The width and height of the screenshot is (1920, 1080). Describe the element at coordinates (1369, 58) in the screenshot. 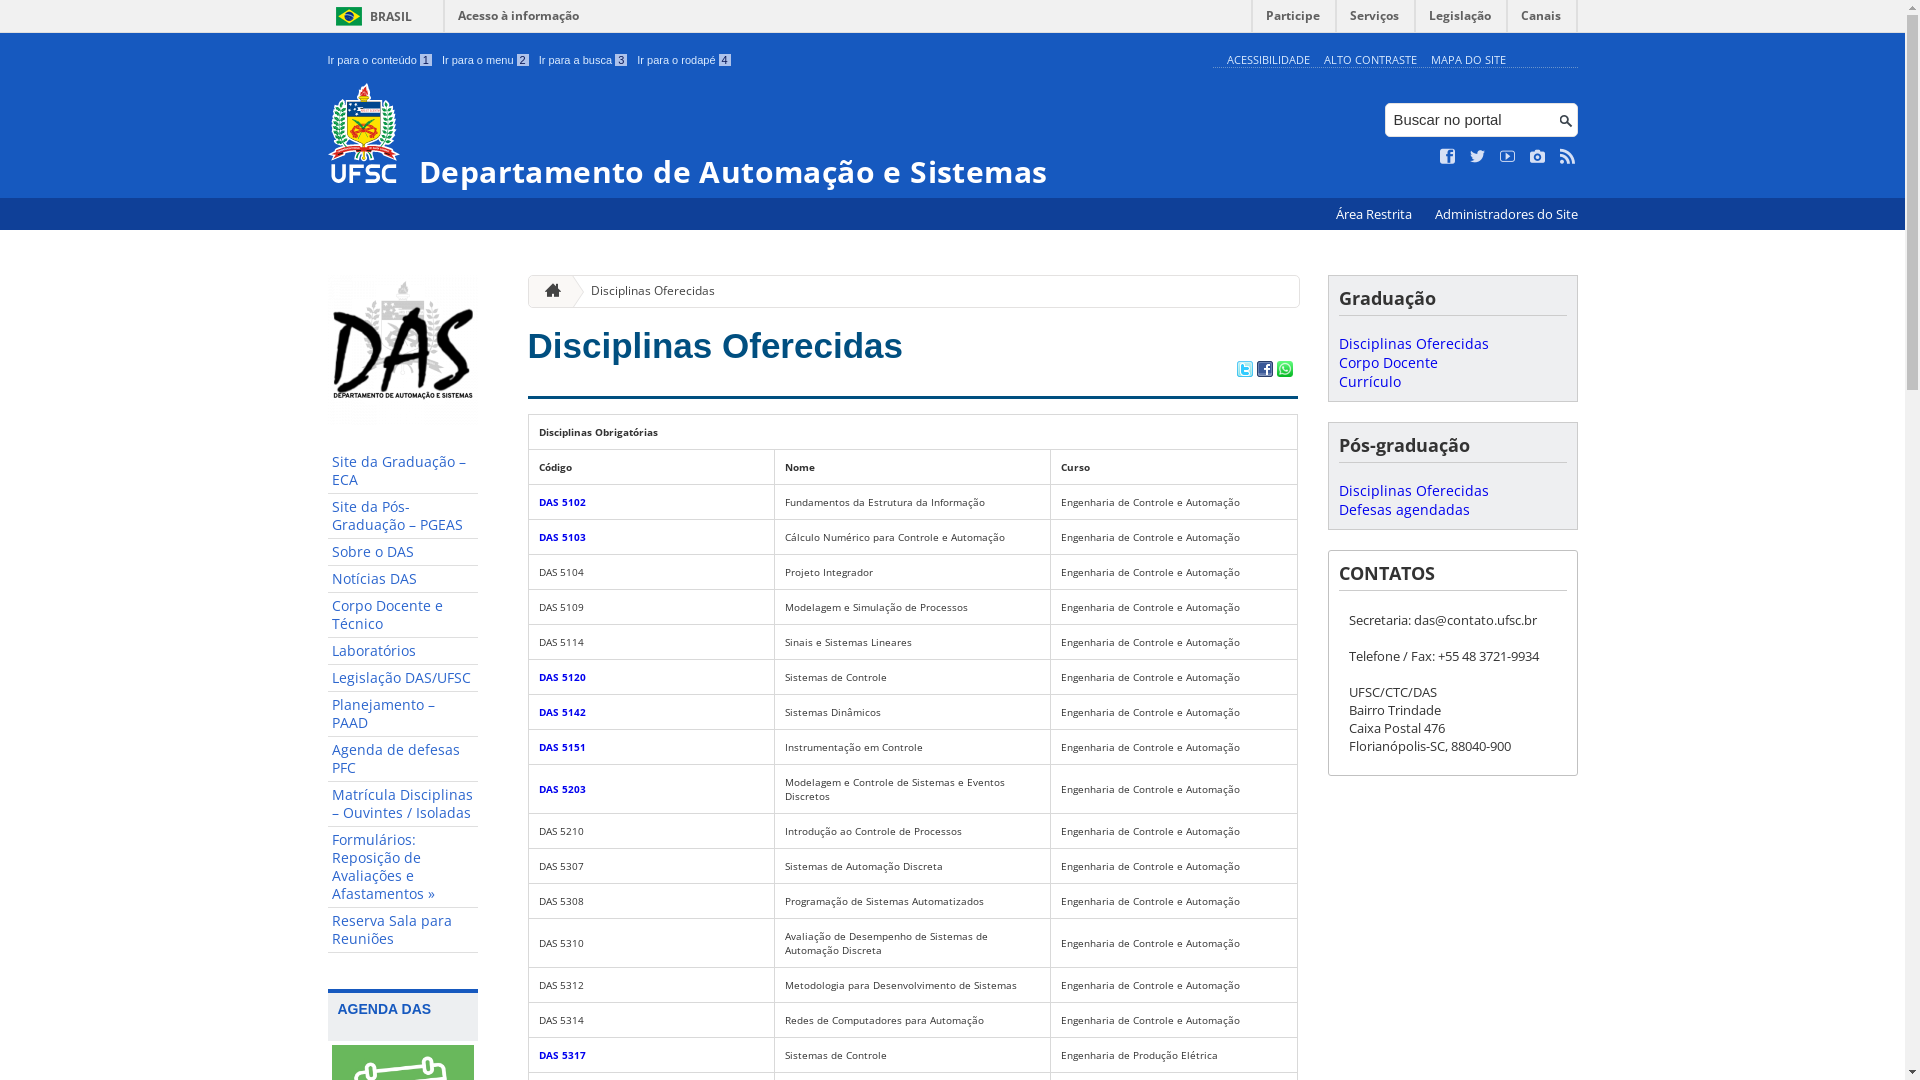

I see `'ALTO CONTRASTE'` at that location.